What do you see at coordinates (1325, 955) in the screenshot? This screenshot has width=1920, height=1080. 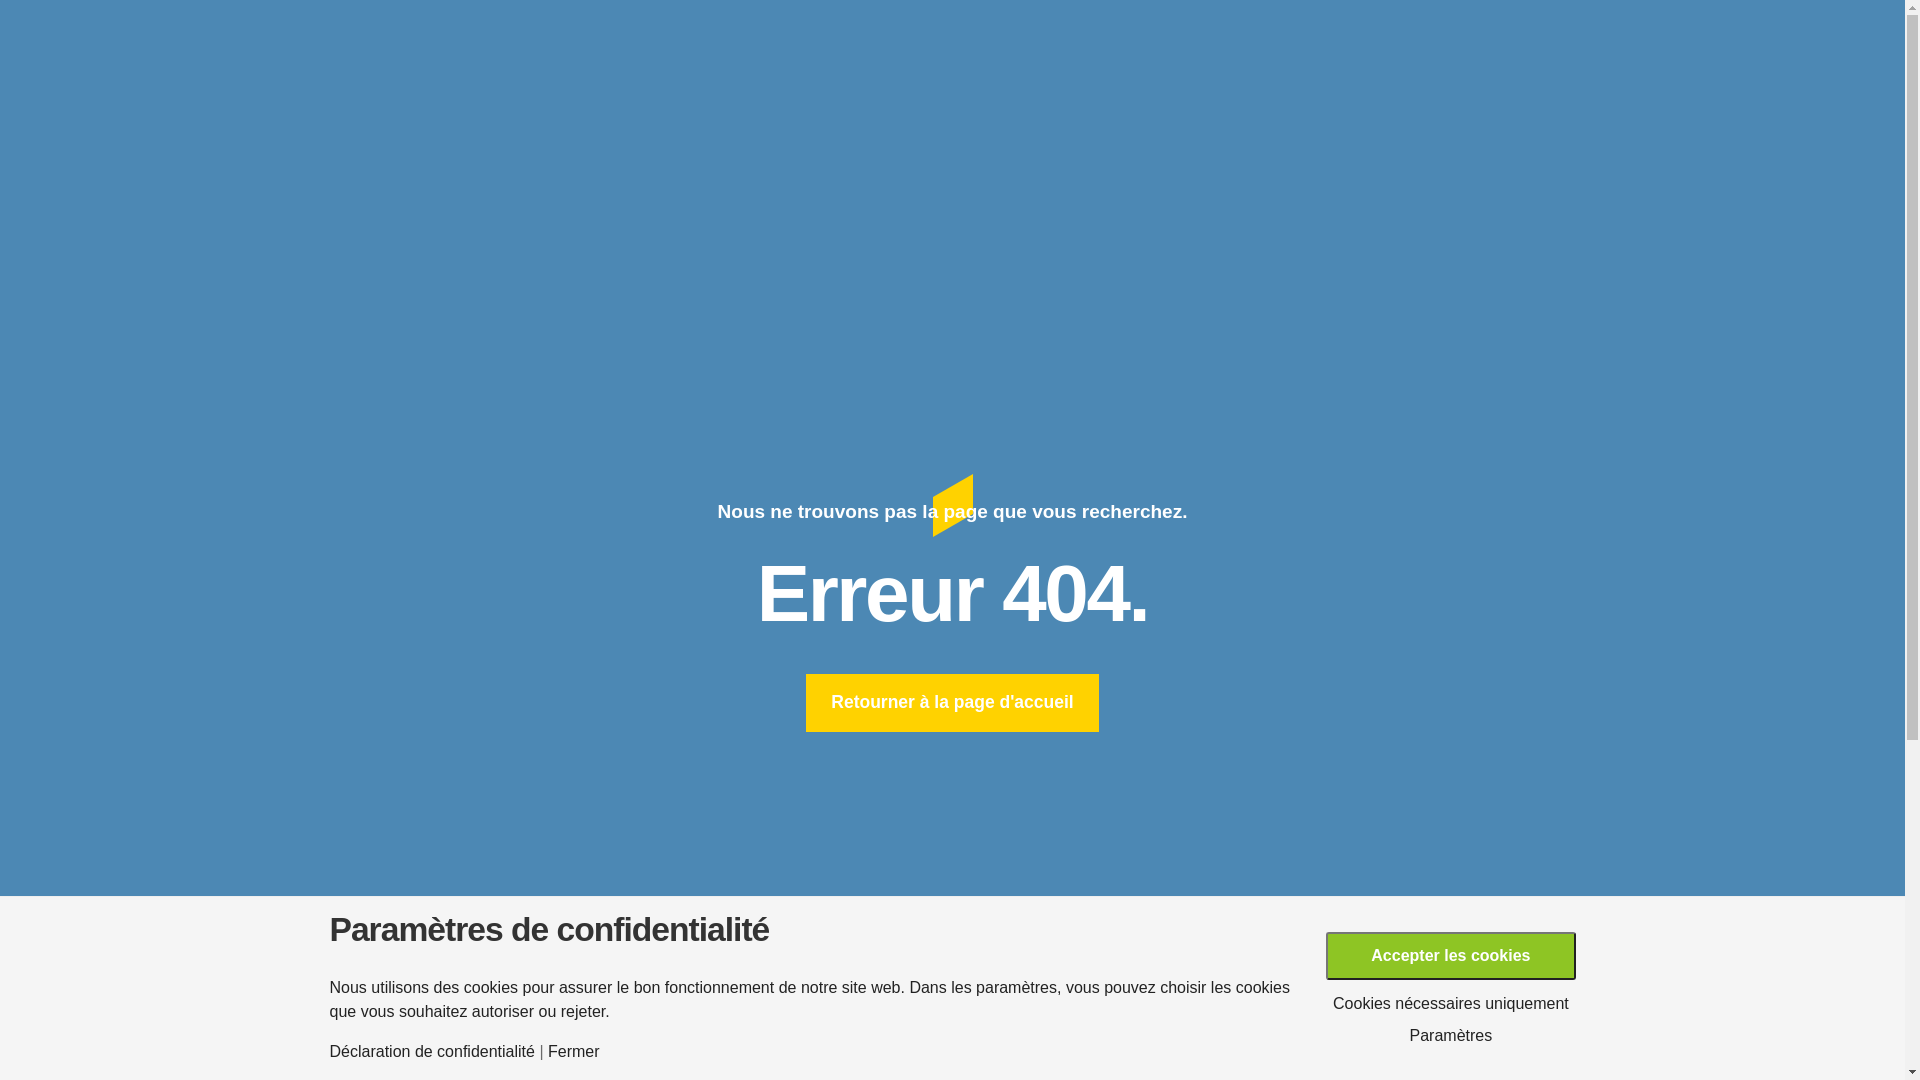 I see `'Accepter les cookies'` at bounding box center [1325, 955].